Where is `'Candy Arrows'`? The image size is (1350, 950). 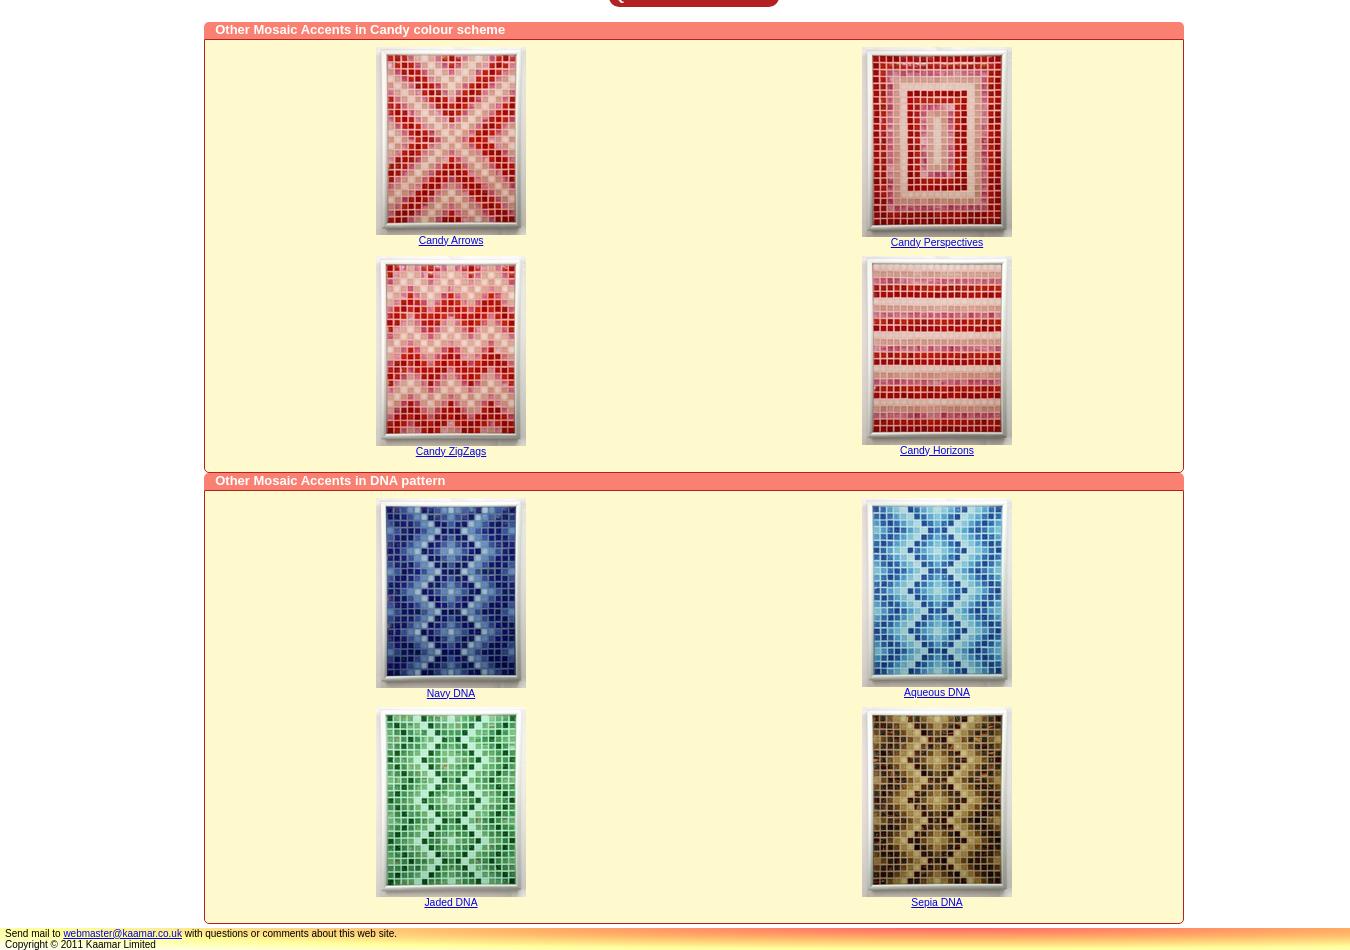
'Candy Arrows' is located at coordinates (450, 238).